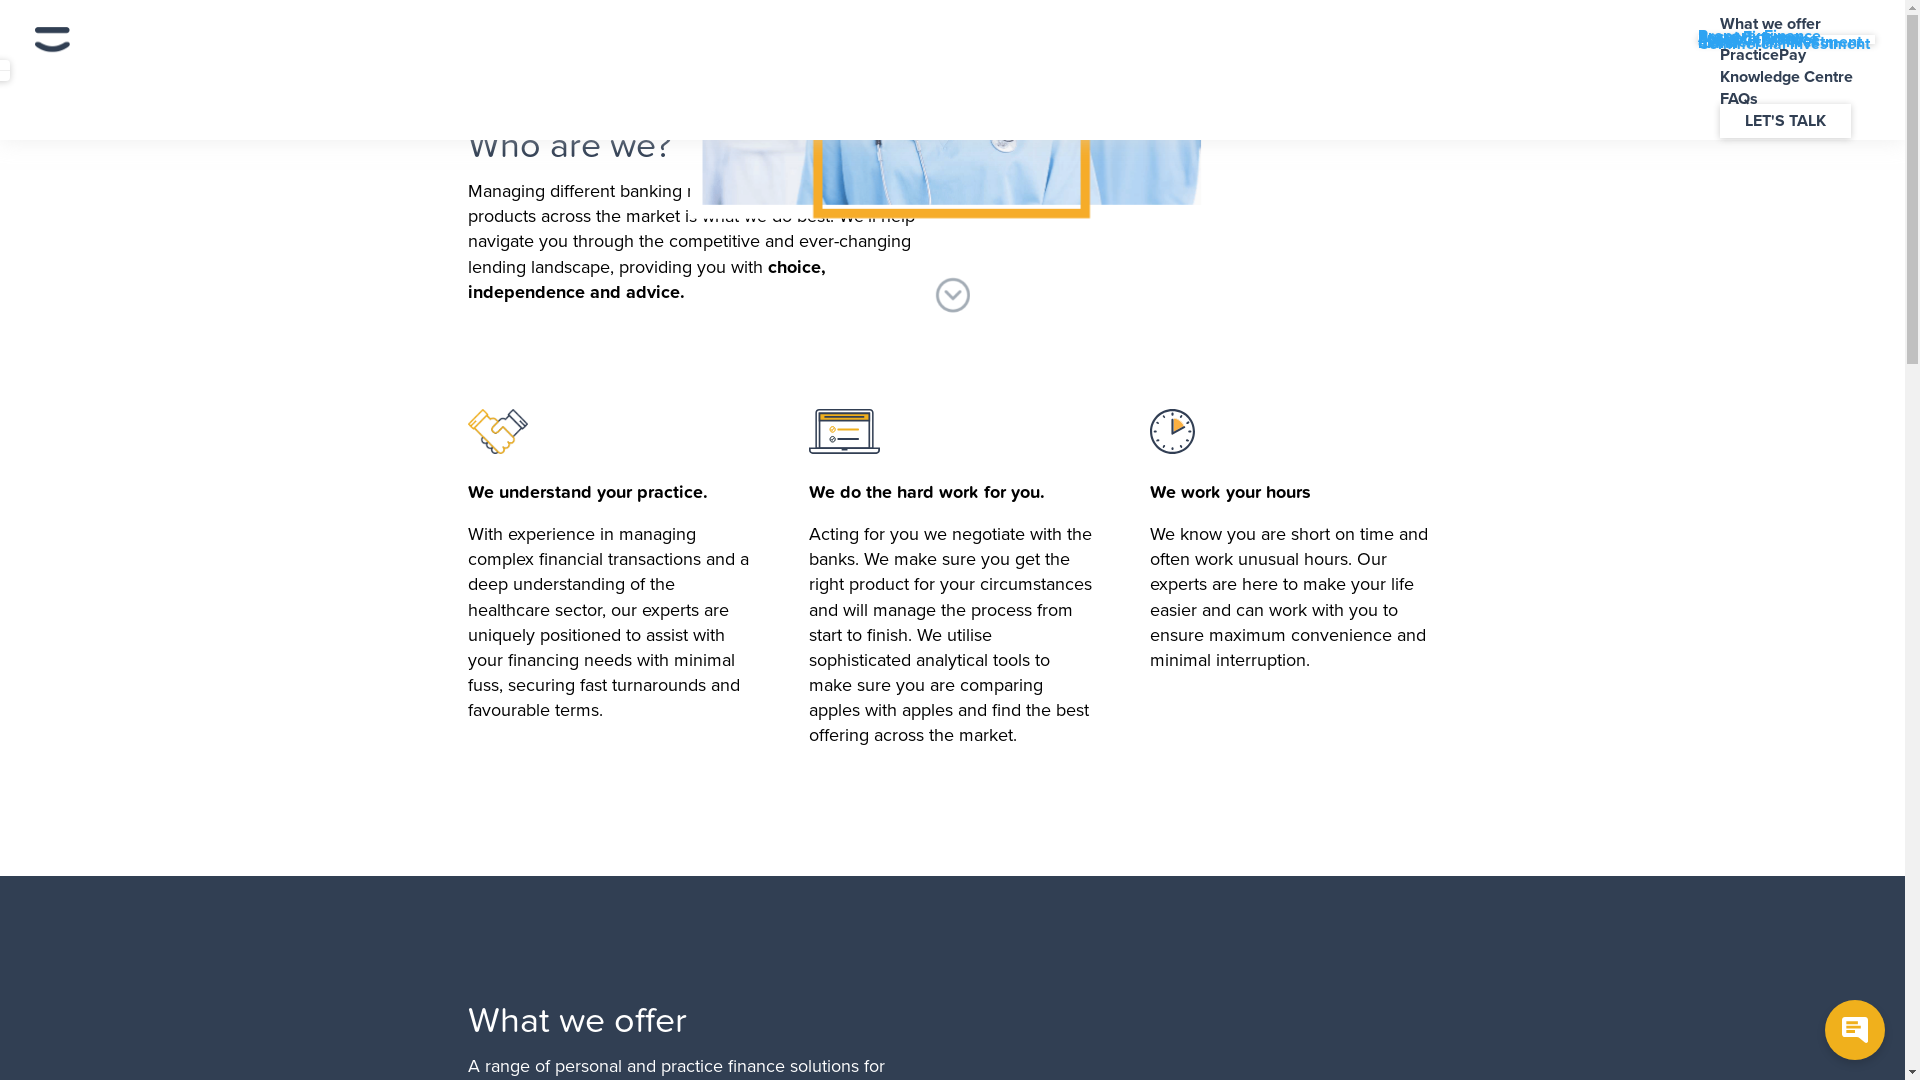 This screenshot has height=1080, width=1920. I want to click on 'blank', so click(1717, 41).